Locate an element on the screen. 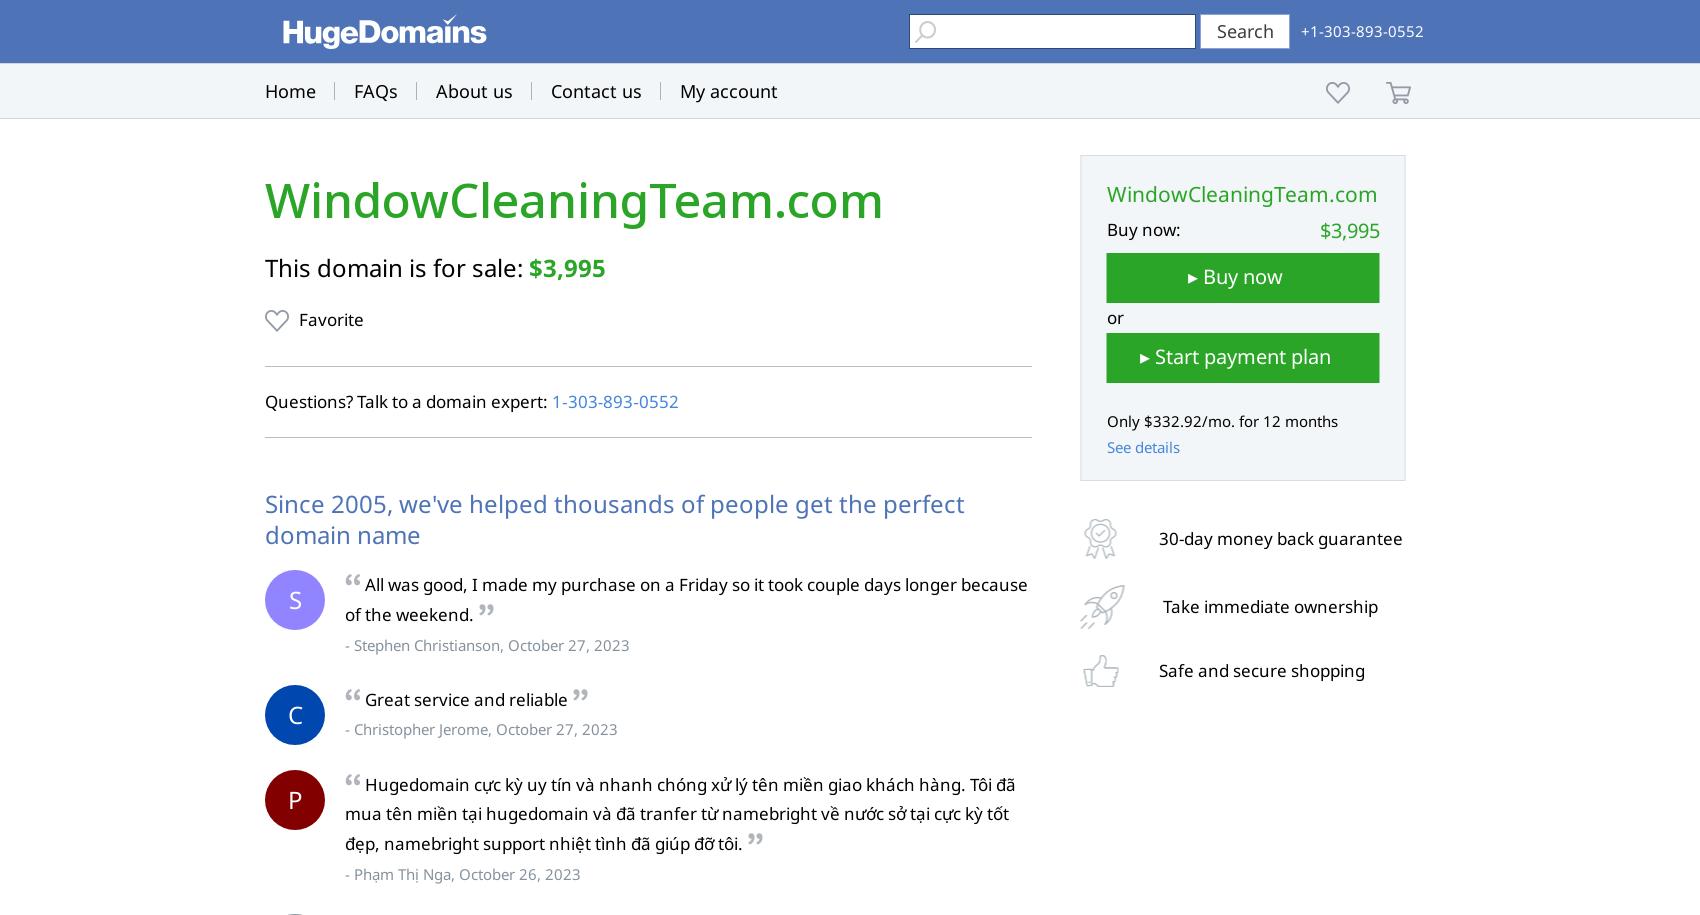 This screenshot has width=1700, height=915. 'This domain is for sale:' is located at coordinates (395, 266).